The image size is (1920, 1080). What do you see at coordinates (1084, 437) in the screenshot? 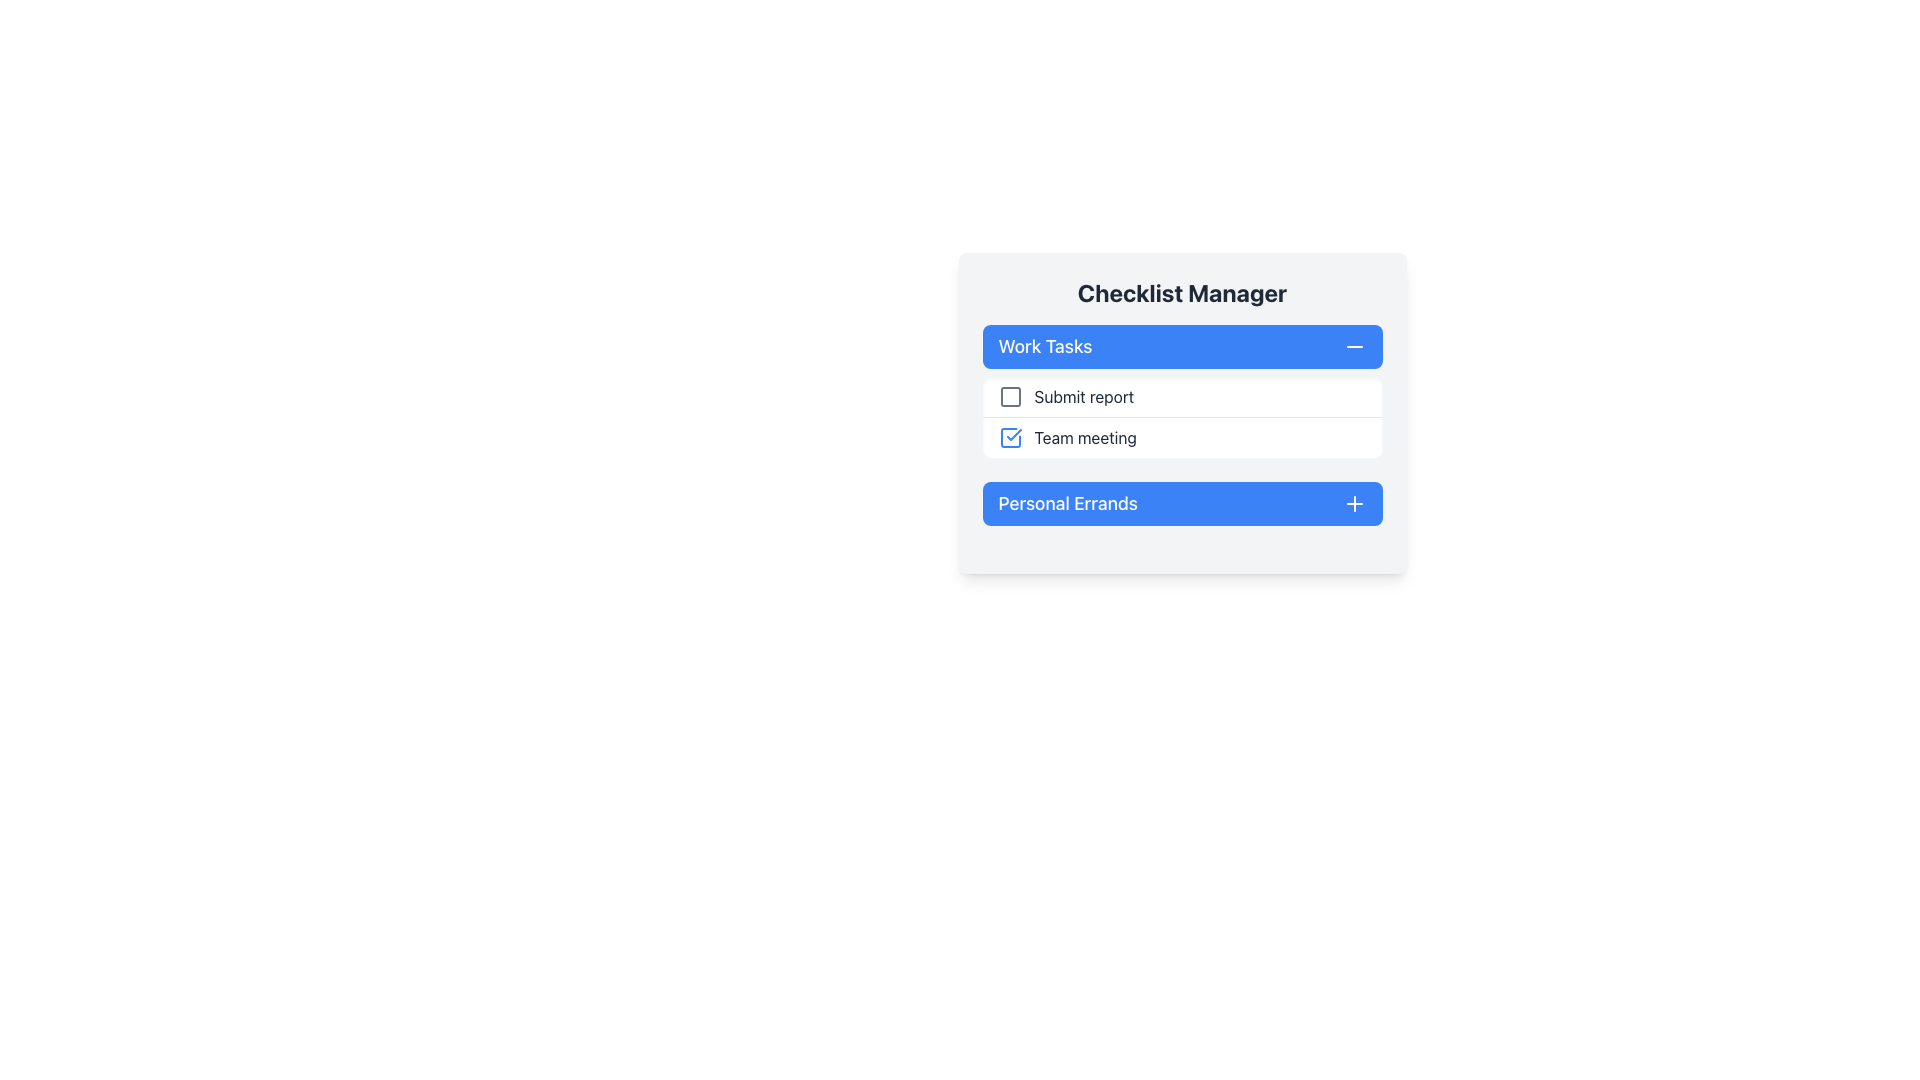
I see `text label containing the words 'Team meeting' which is styled in gray and is part of the checklist interface under the 'Work Tasks' section, located to the right of a blue checkmark icon` at bounding box center [1084, 437].